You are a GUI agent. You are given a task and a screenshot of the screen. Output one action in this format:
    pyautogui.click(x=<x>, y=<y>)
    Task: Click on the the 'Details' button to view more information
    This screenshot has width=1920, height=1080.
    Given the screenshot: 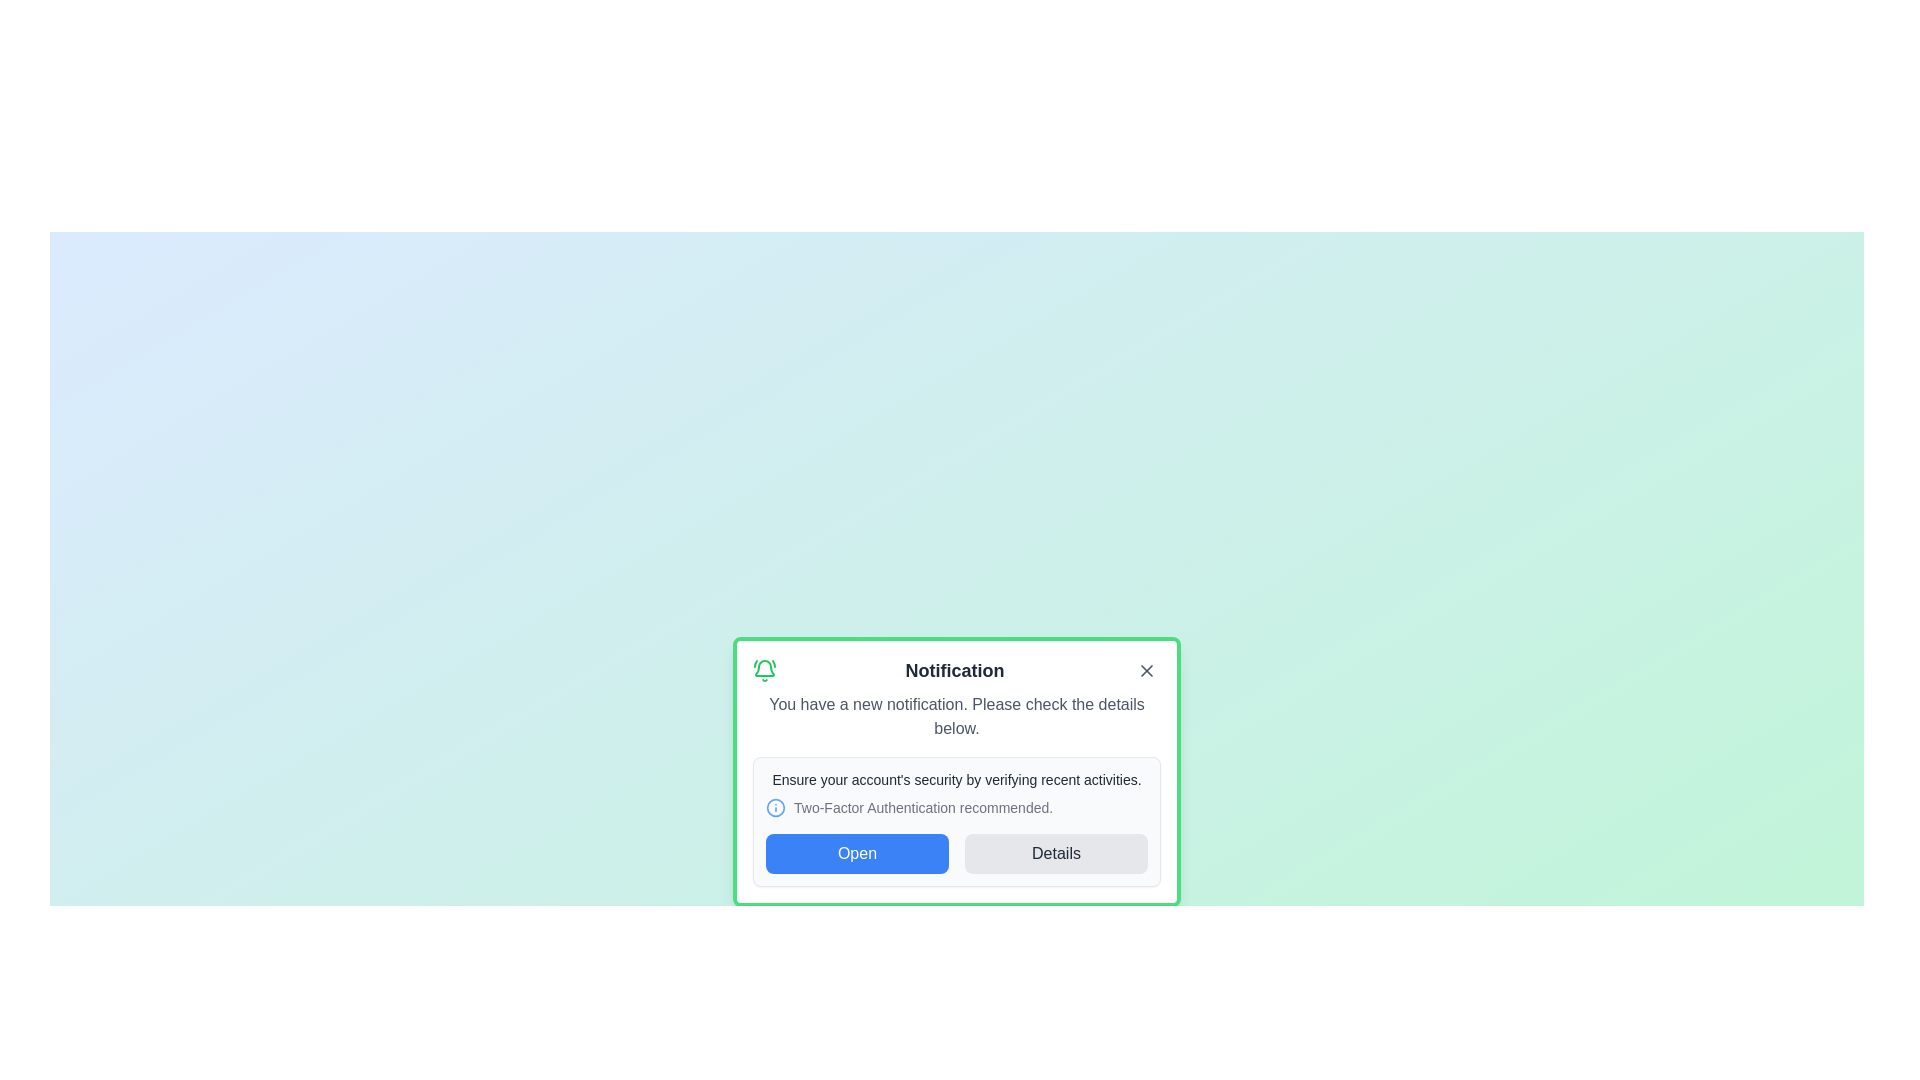 What is the action you would take?
    pyautogui.click(x=1055, y=853)
    